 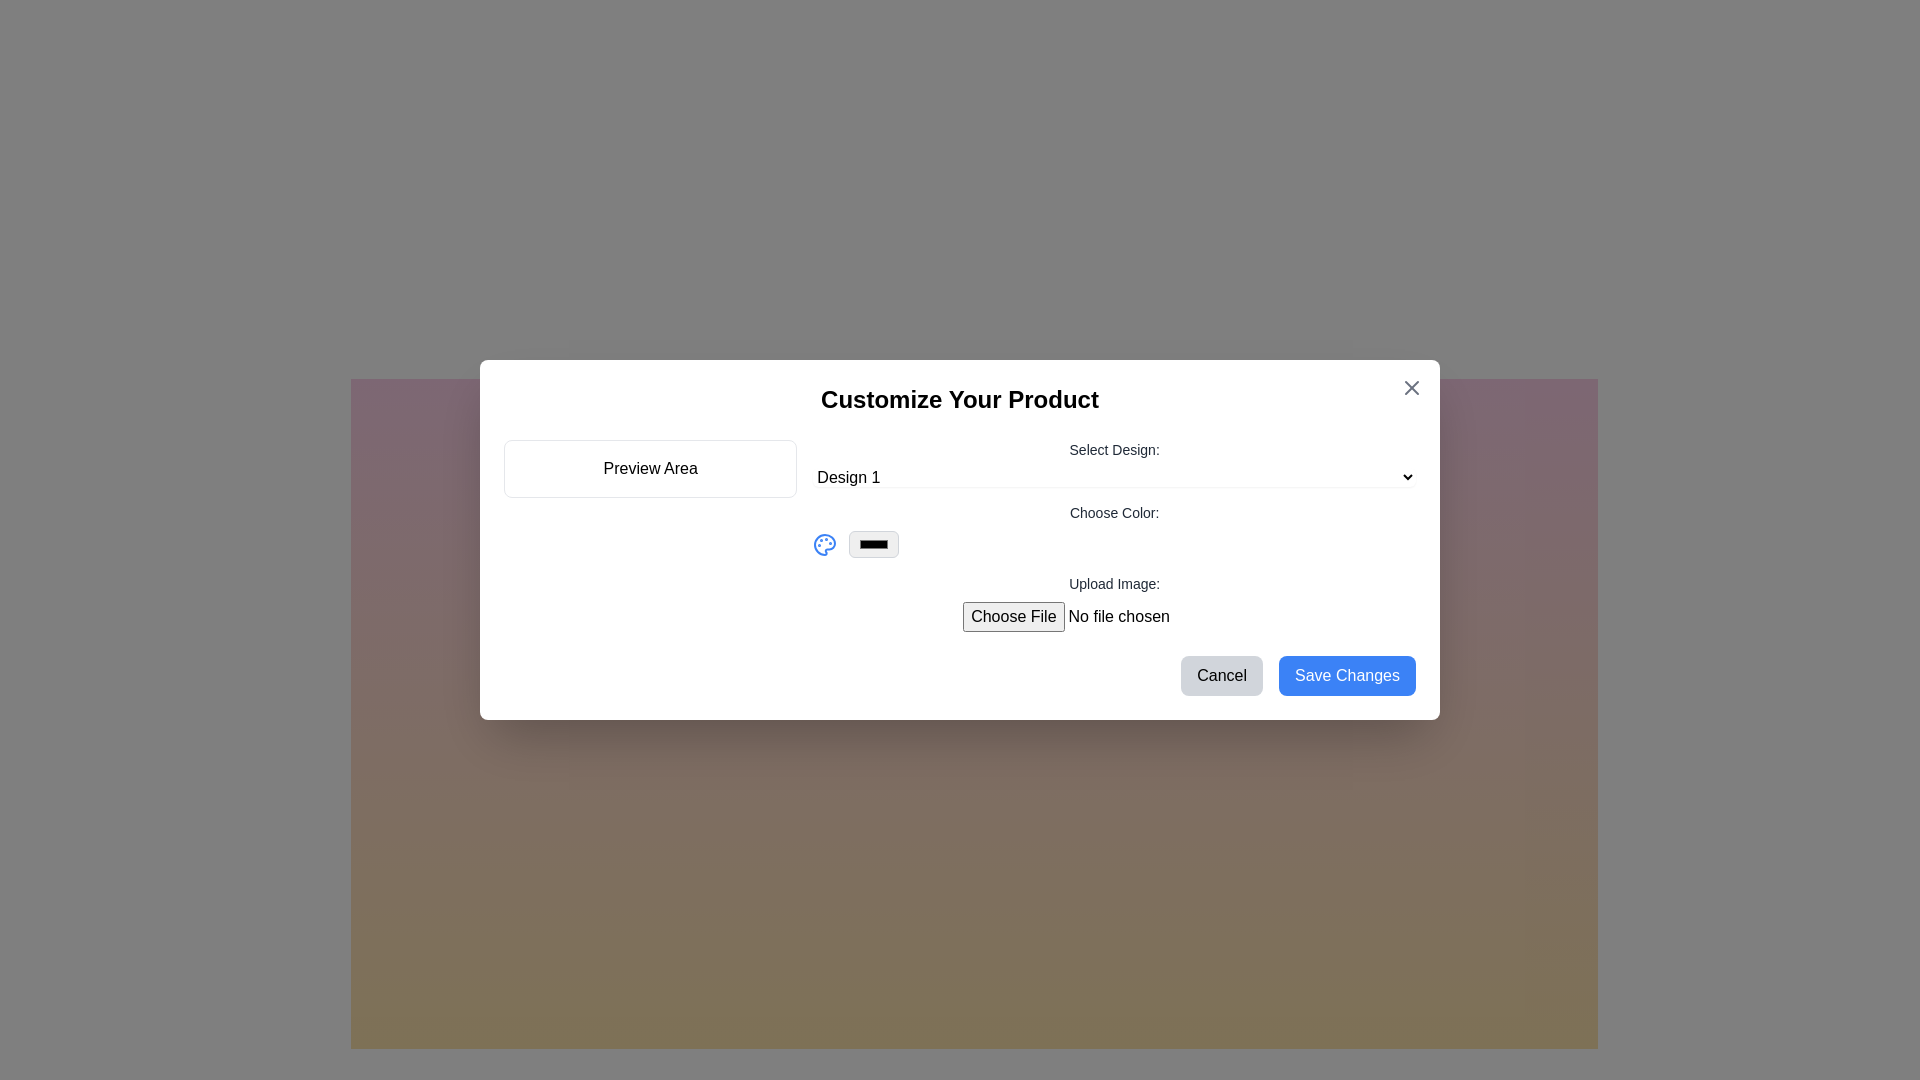 What do you see at coordinates (874, 544) in the screenshot?
I see `the color input field, which is a rectangular UI component with rounded corners and a neutral background` at bounding box center [874, 544].